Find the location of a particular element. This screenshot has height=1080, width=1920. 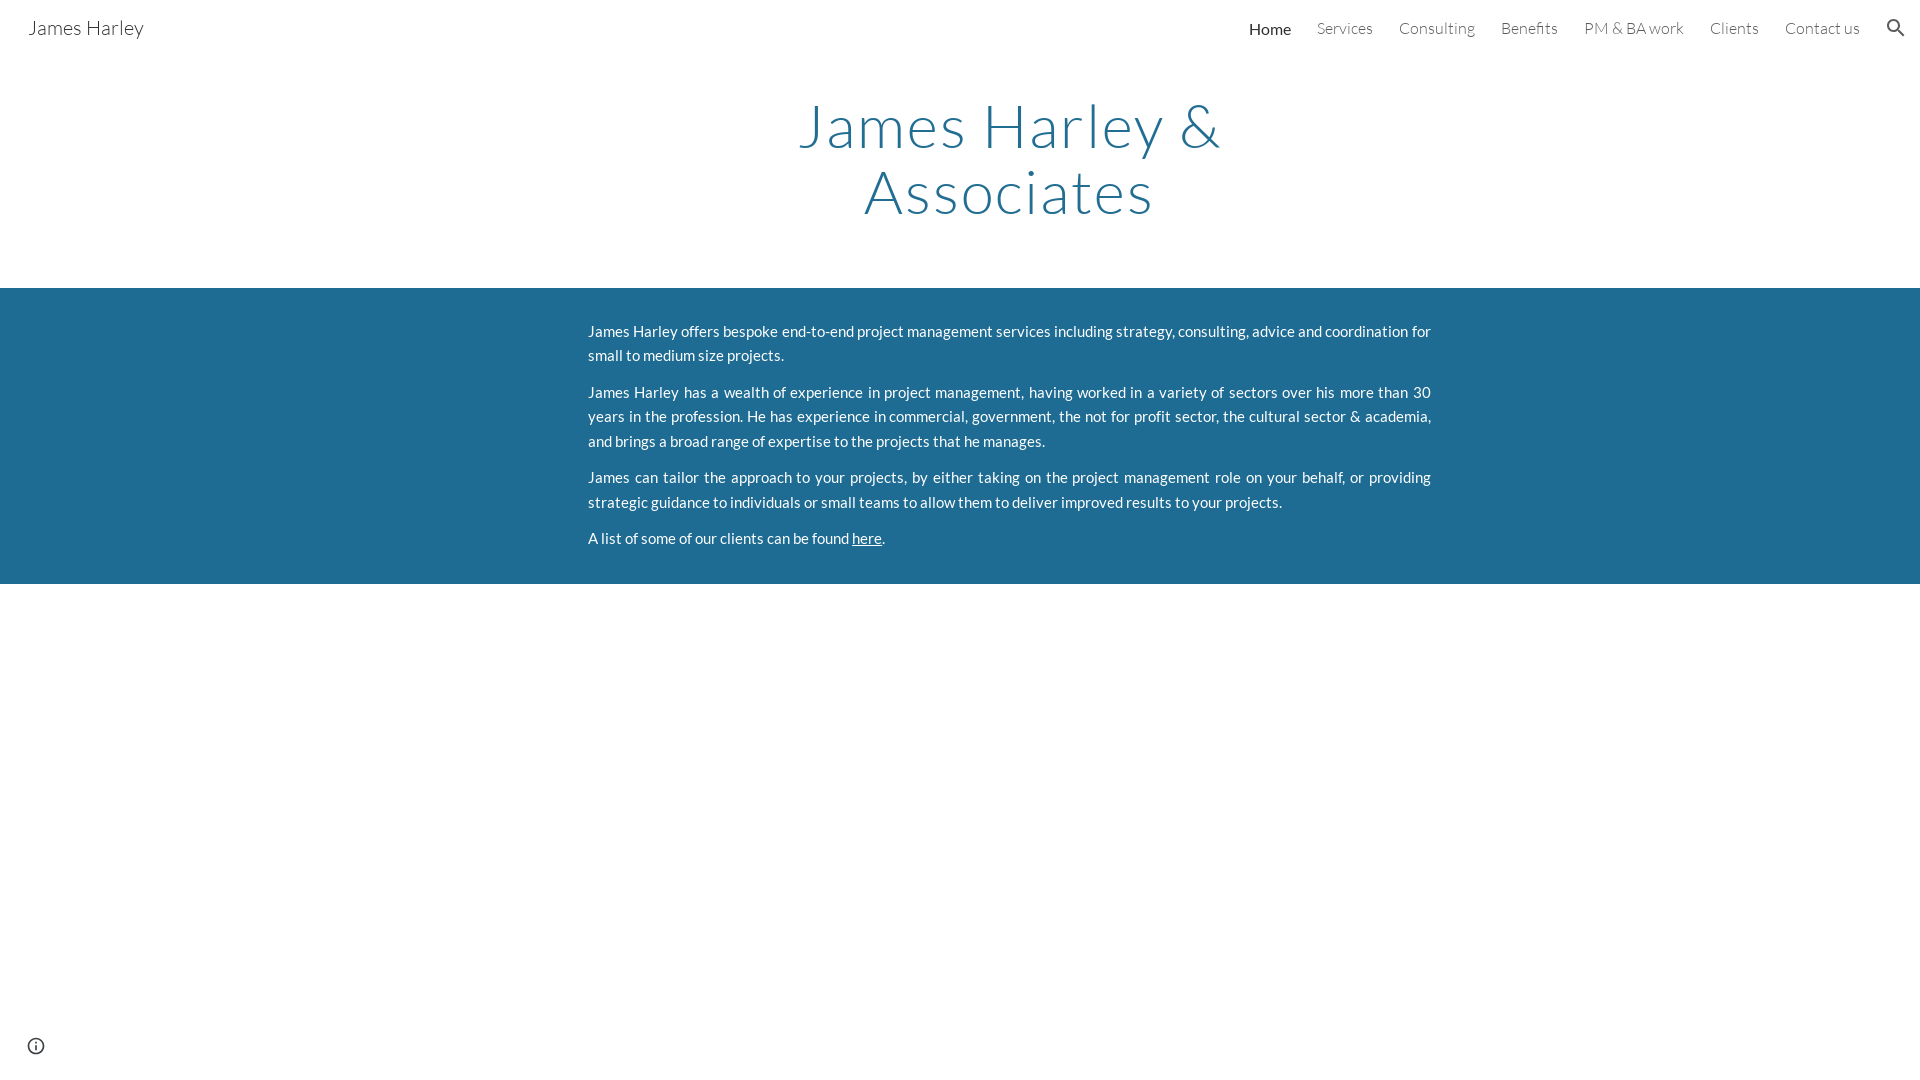

'here' is located at coordinates (851, 537).